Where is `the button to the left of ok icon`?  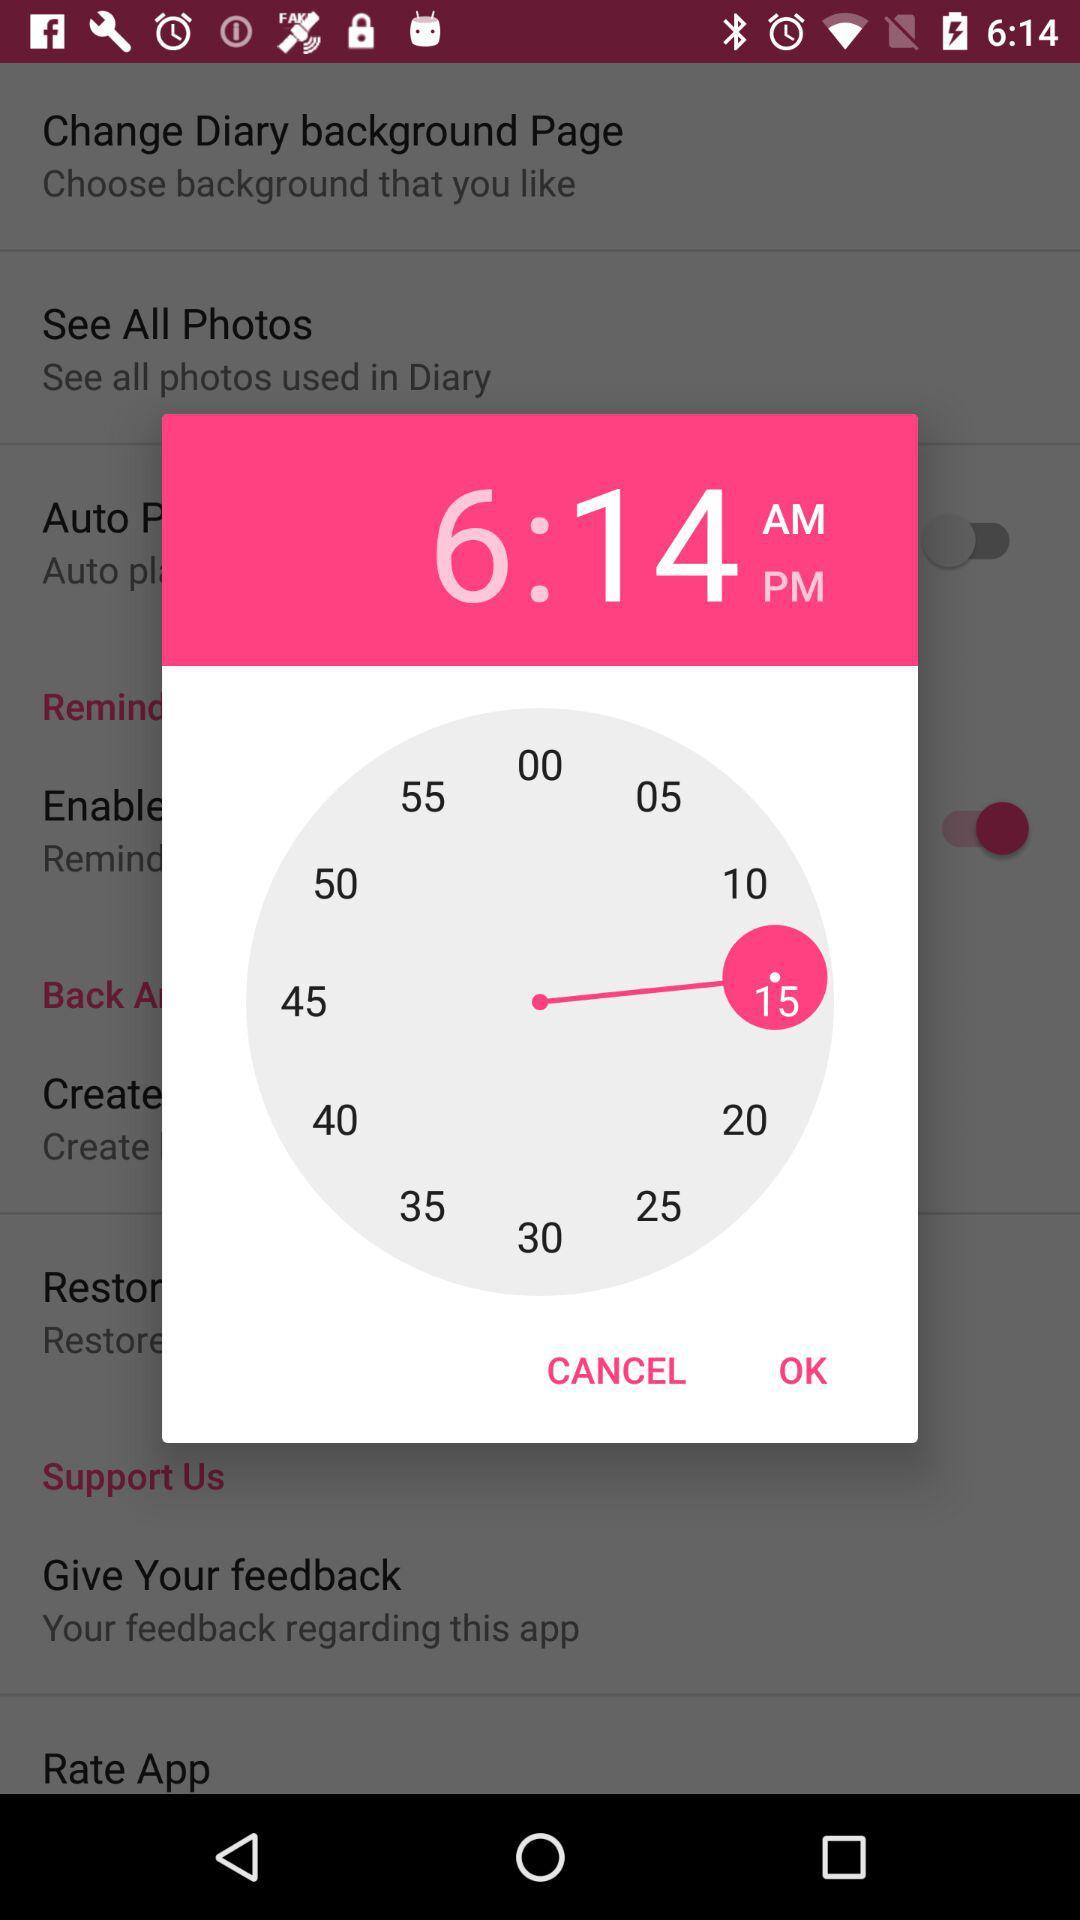 the button to the left of ok icon is located at coordinates (615, 1368).